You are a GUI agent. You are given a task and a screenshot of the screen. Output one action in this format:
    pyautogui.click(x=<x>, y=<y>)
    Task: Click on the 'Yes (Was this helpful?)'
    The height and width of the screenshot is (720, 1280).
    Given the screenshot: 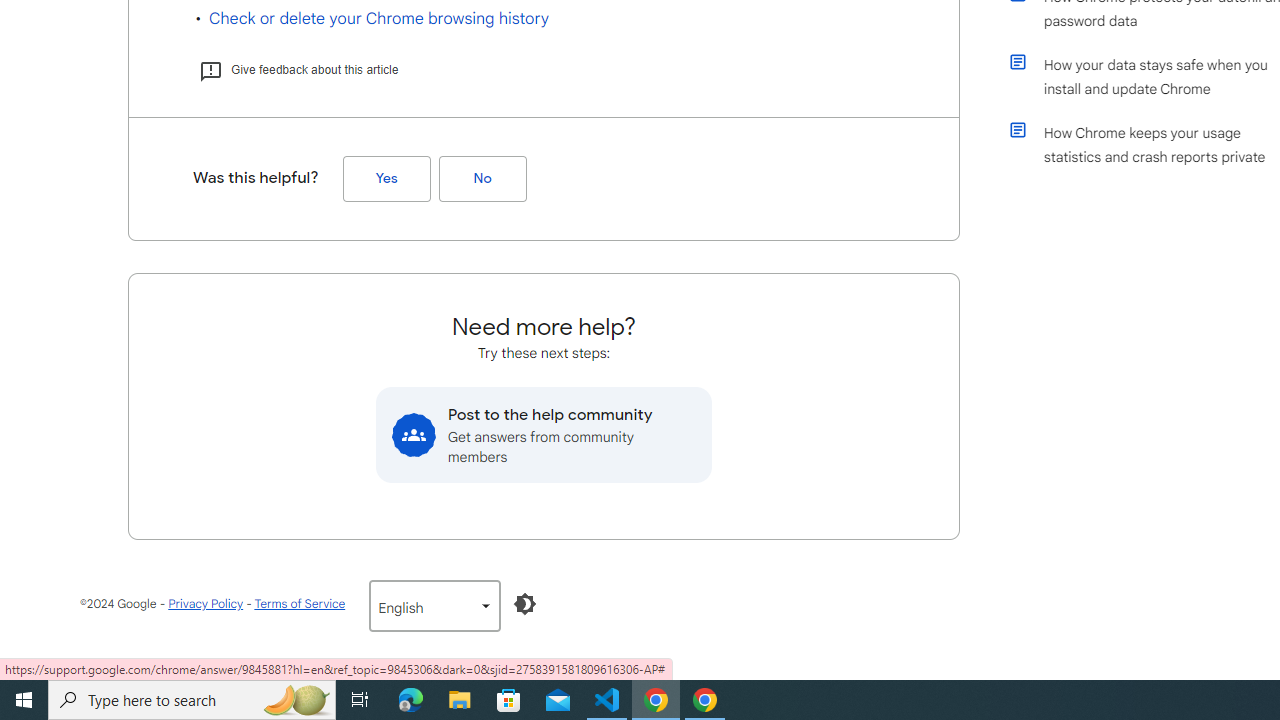 What is the action you would take?
    pyautogui.click(x=386, y=178)
    